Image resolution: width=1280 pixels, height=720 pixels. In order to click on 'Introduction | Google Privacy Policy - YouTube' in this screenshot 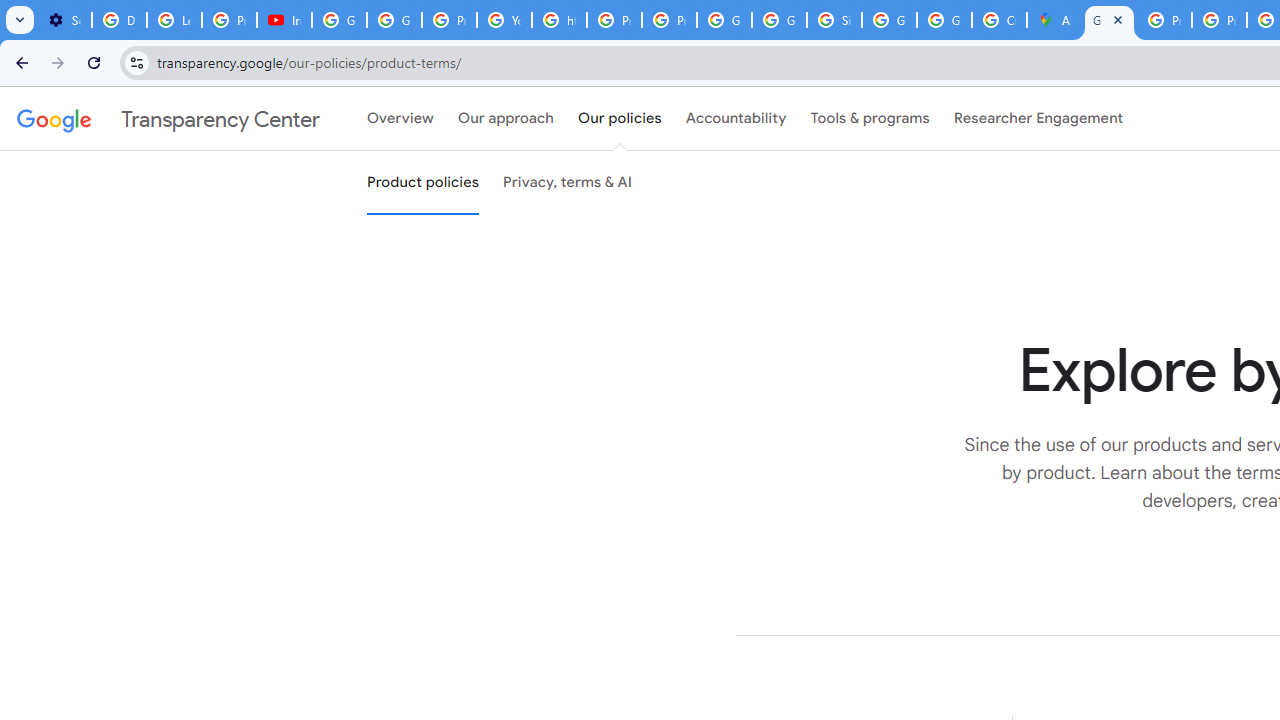, I will do `click(283, 20)`.